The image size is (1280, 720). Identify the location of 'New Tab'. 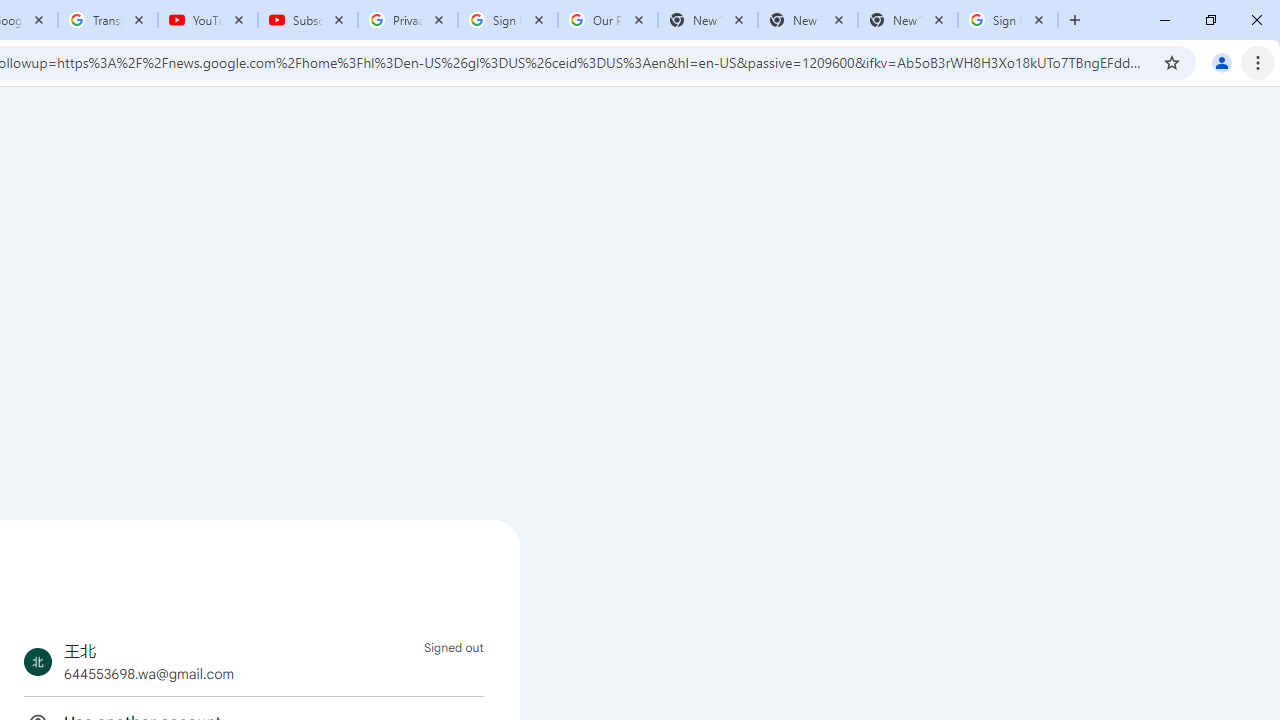
(906, 20).